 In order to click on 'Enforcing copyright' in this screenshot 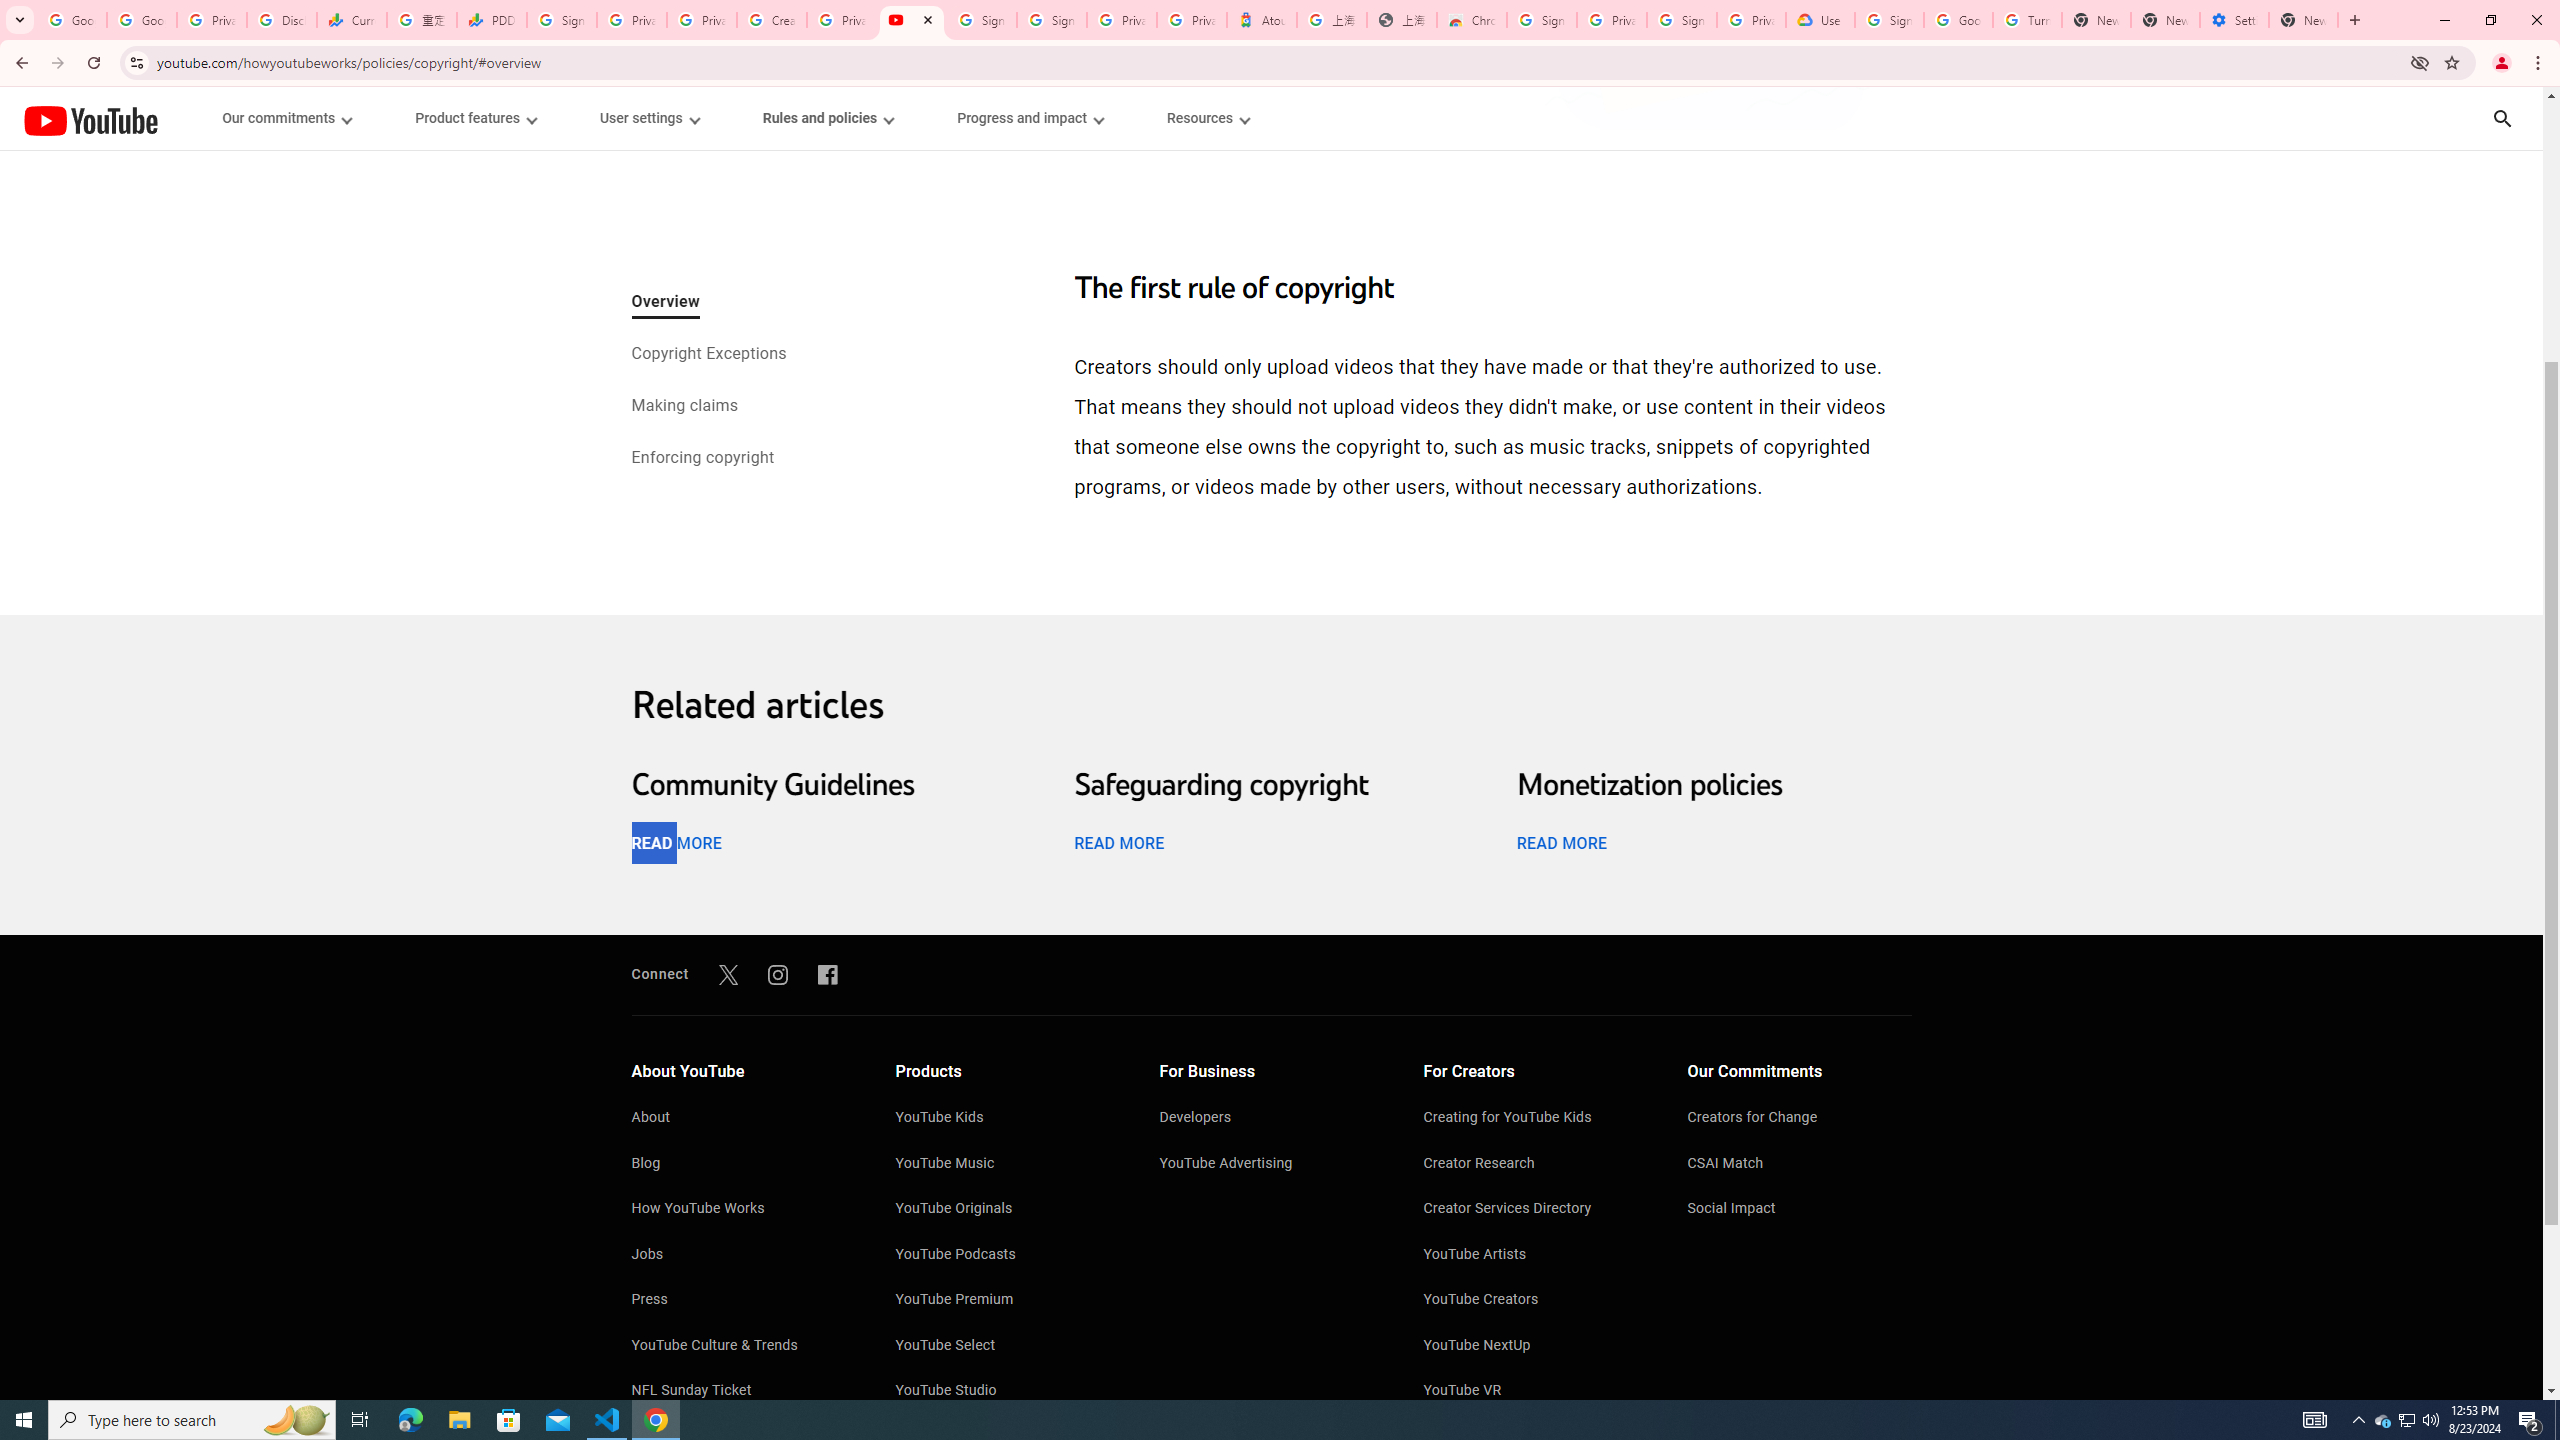, I will do `click(701, 459)`.